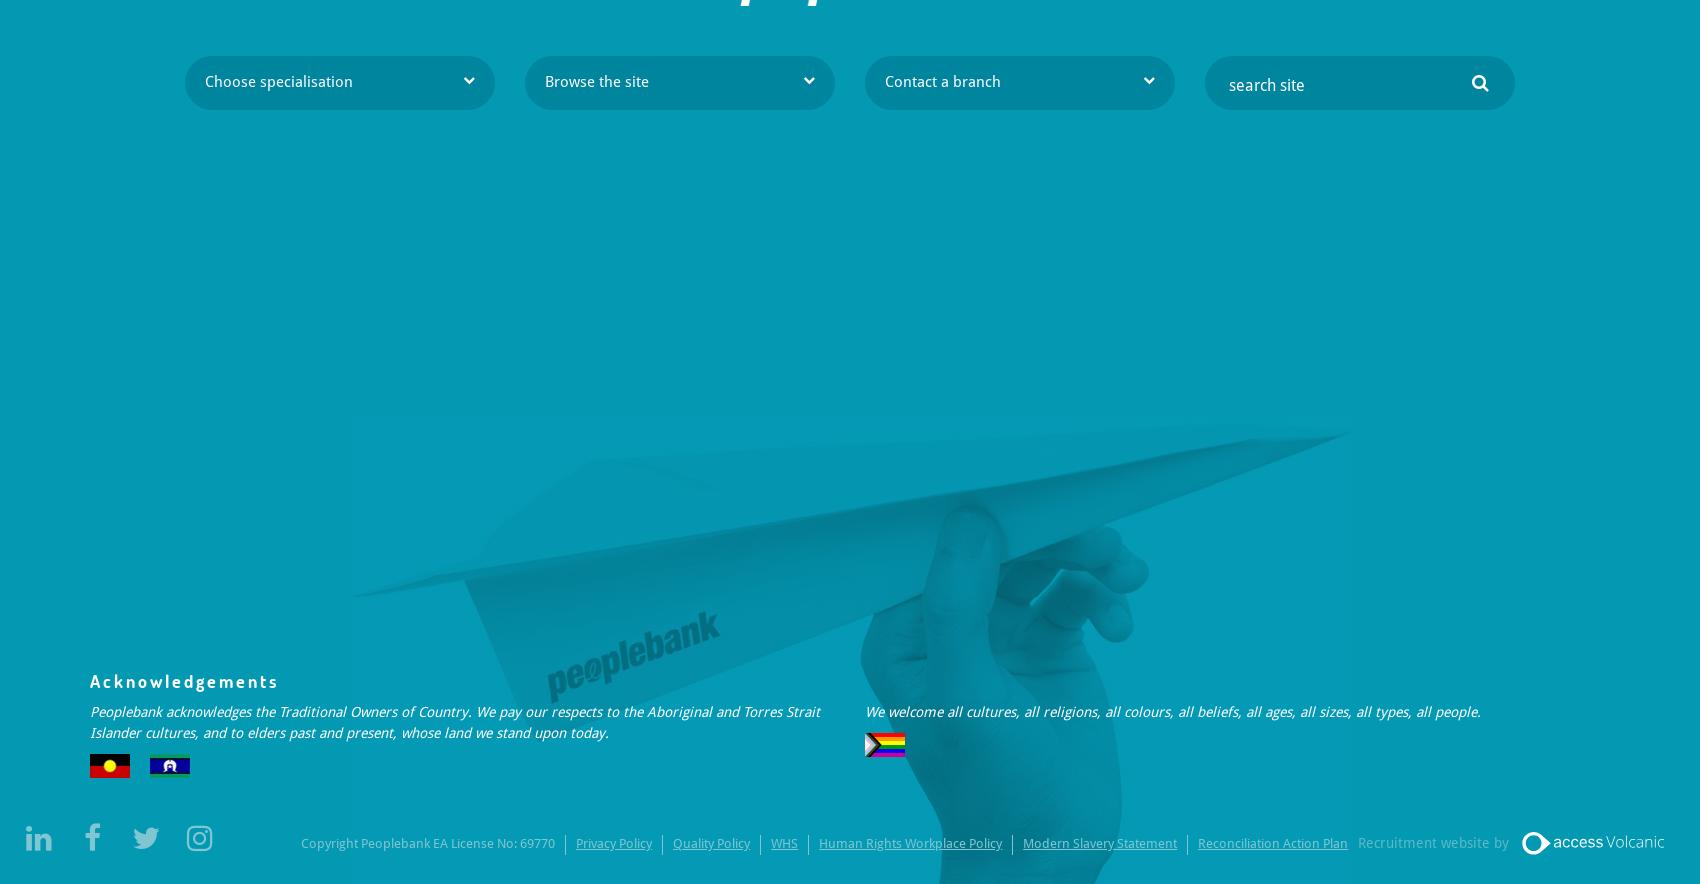 The width and height of the screenshot is (1700, 884). What do you see at coordinates (942, 82) in the screenshot?
I see `'Contact a branch'` at bounding box center [942, 82].